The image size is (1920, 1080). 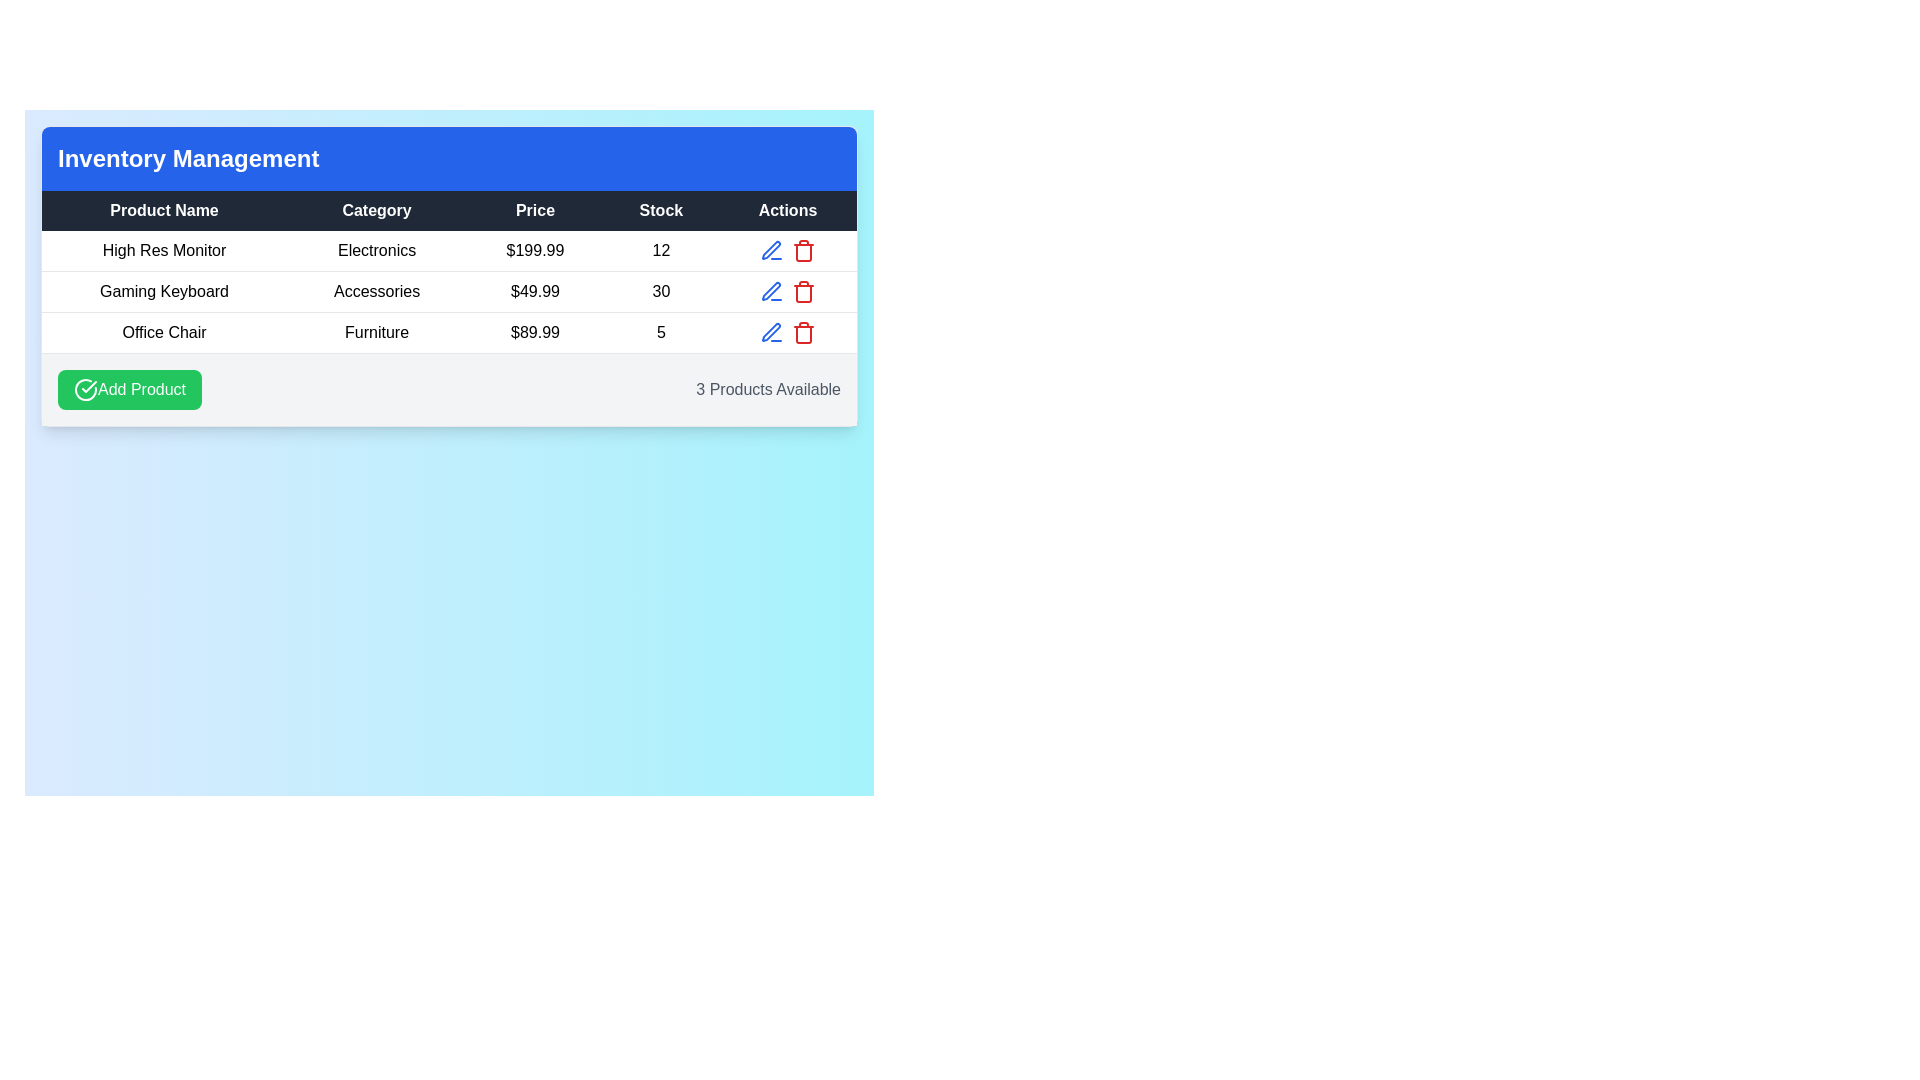 What do you see at coordinates (535, 331) in the screenshot?
I see `the price label for 'Office Chair' located in the fourth column of the third row in the 'Inventory Management' section` at bounding box center [535, 331].